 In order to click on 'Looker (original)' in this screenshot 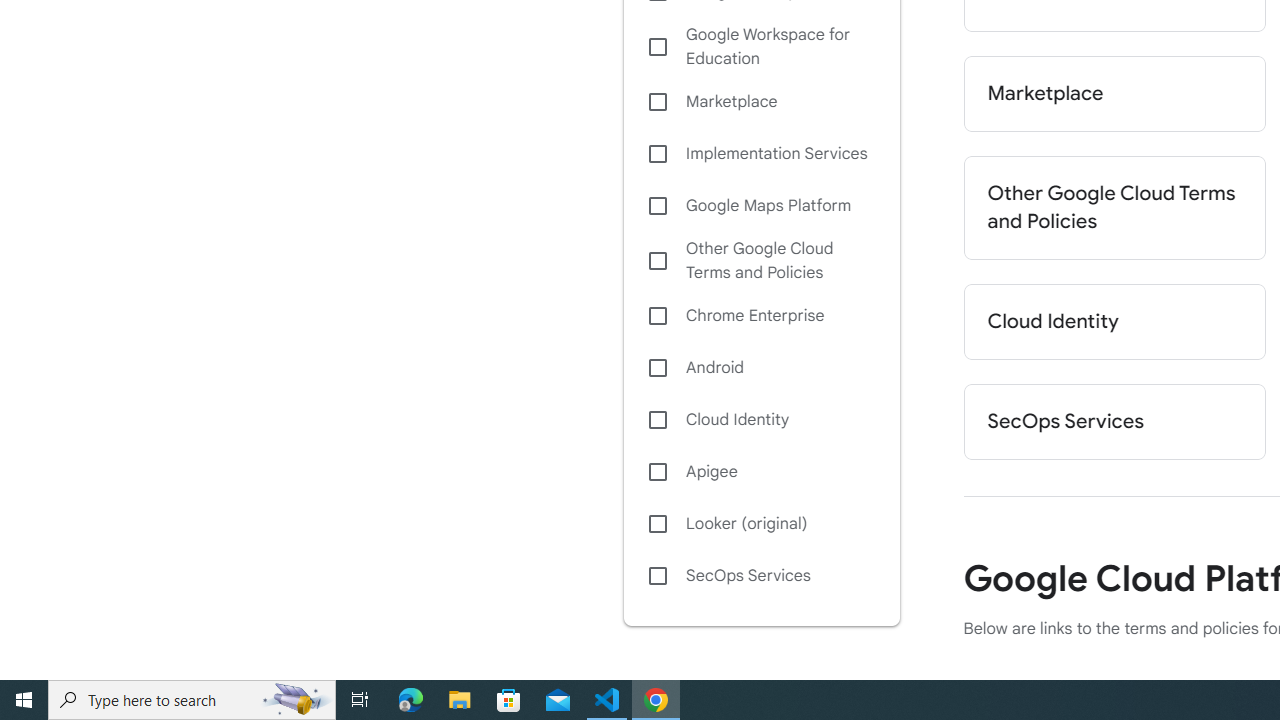, I will do `click(760, 523)`.